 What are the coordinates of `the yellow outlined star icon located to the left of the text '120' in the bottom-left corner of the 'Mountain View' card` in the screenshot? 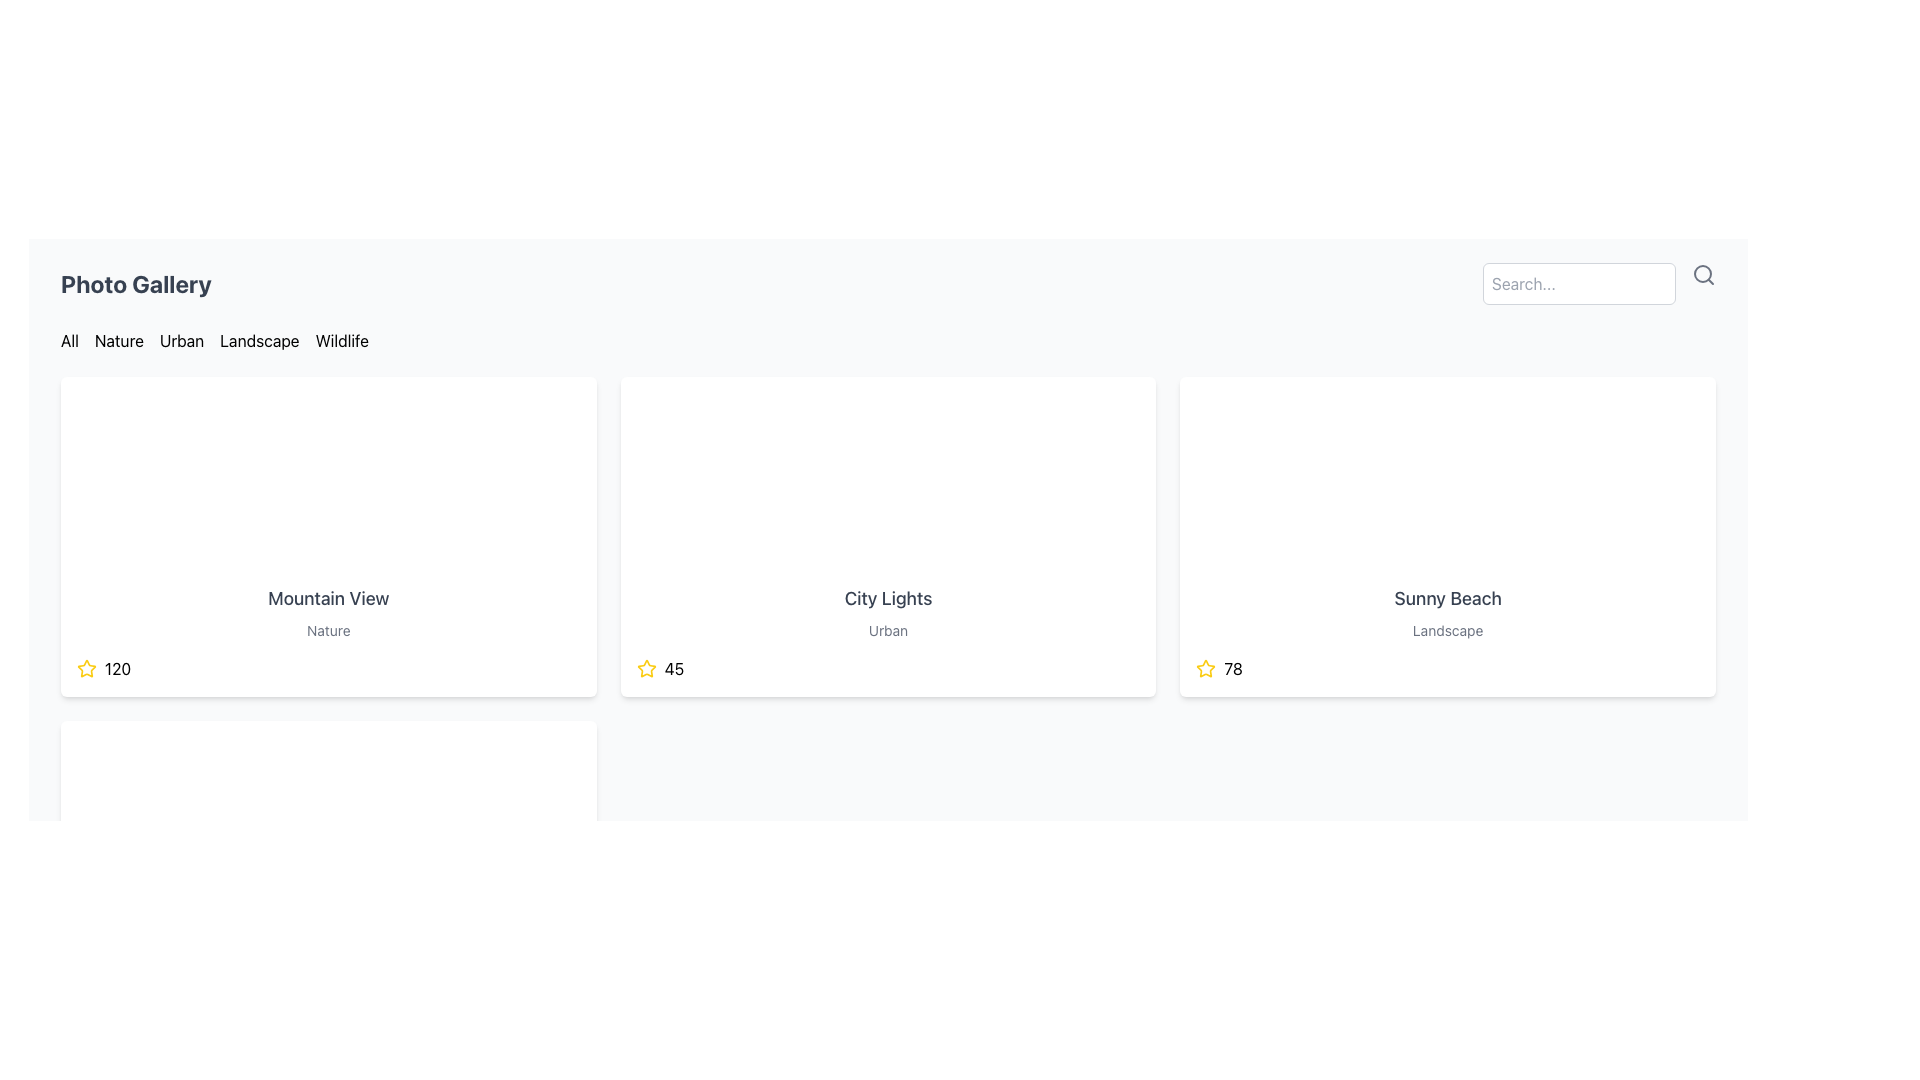 It's located at (85, 668).